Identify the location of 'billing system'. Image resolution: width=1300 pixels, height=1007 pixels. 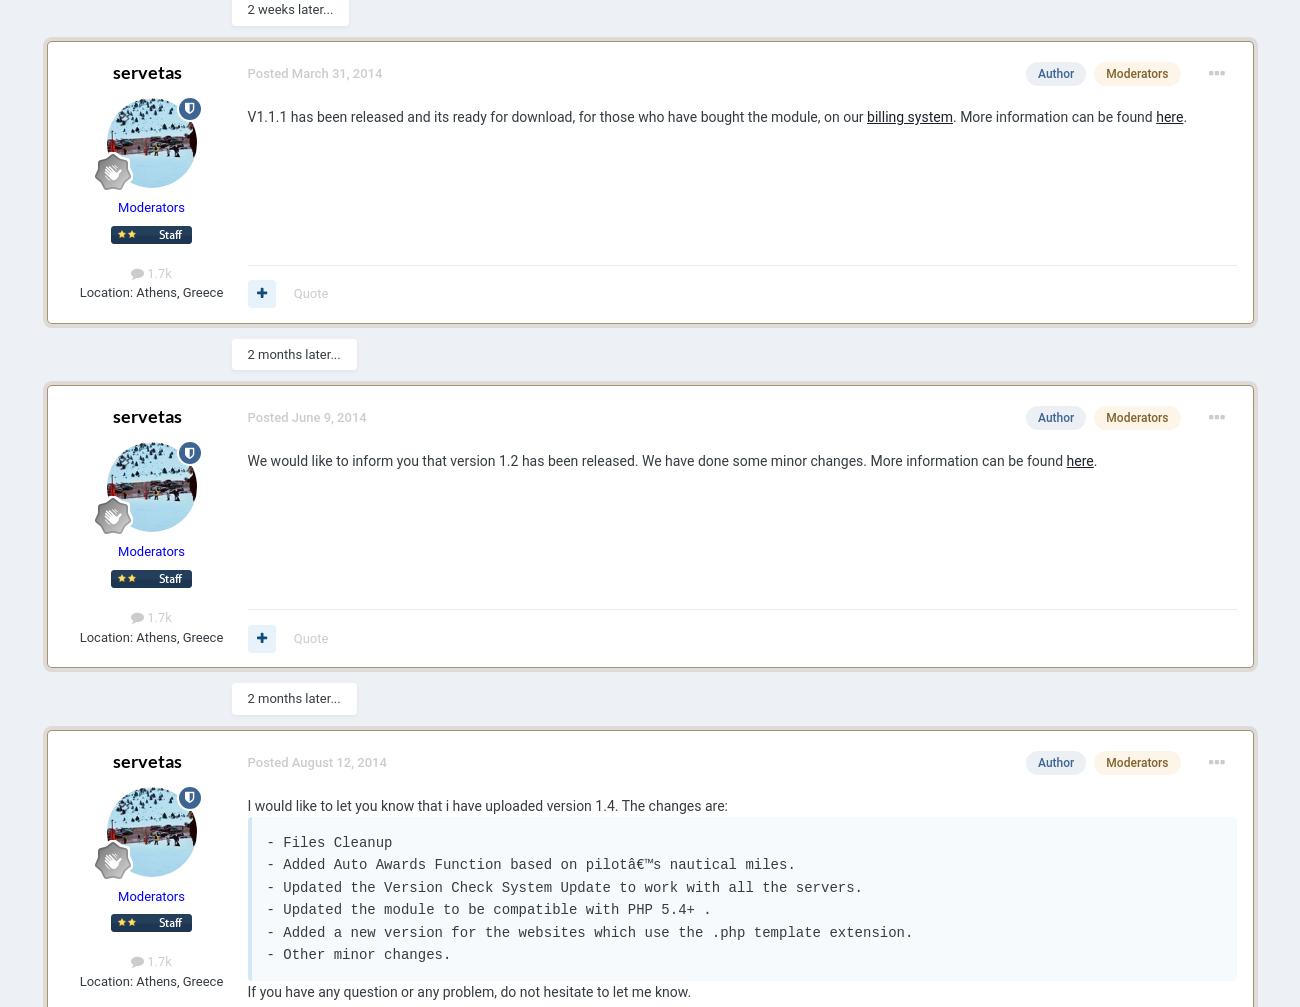
(908, 117).